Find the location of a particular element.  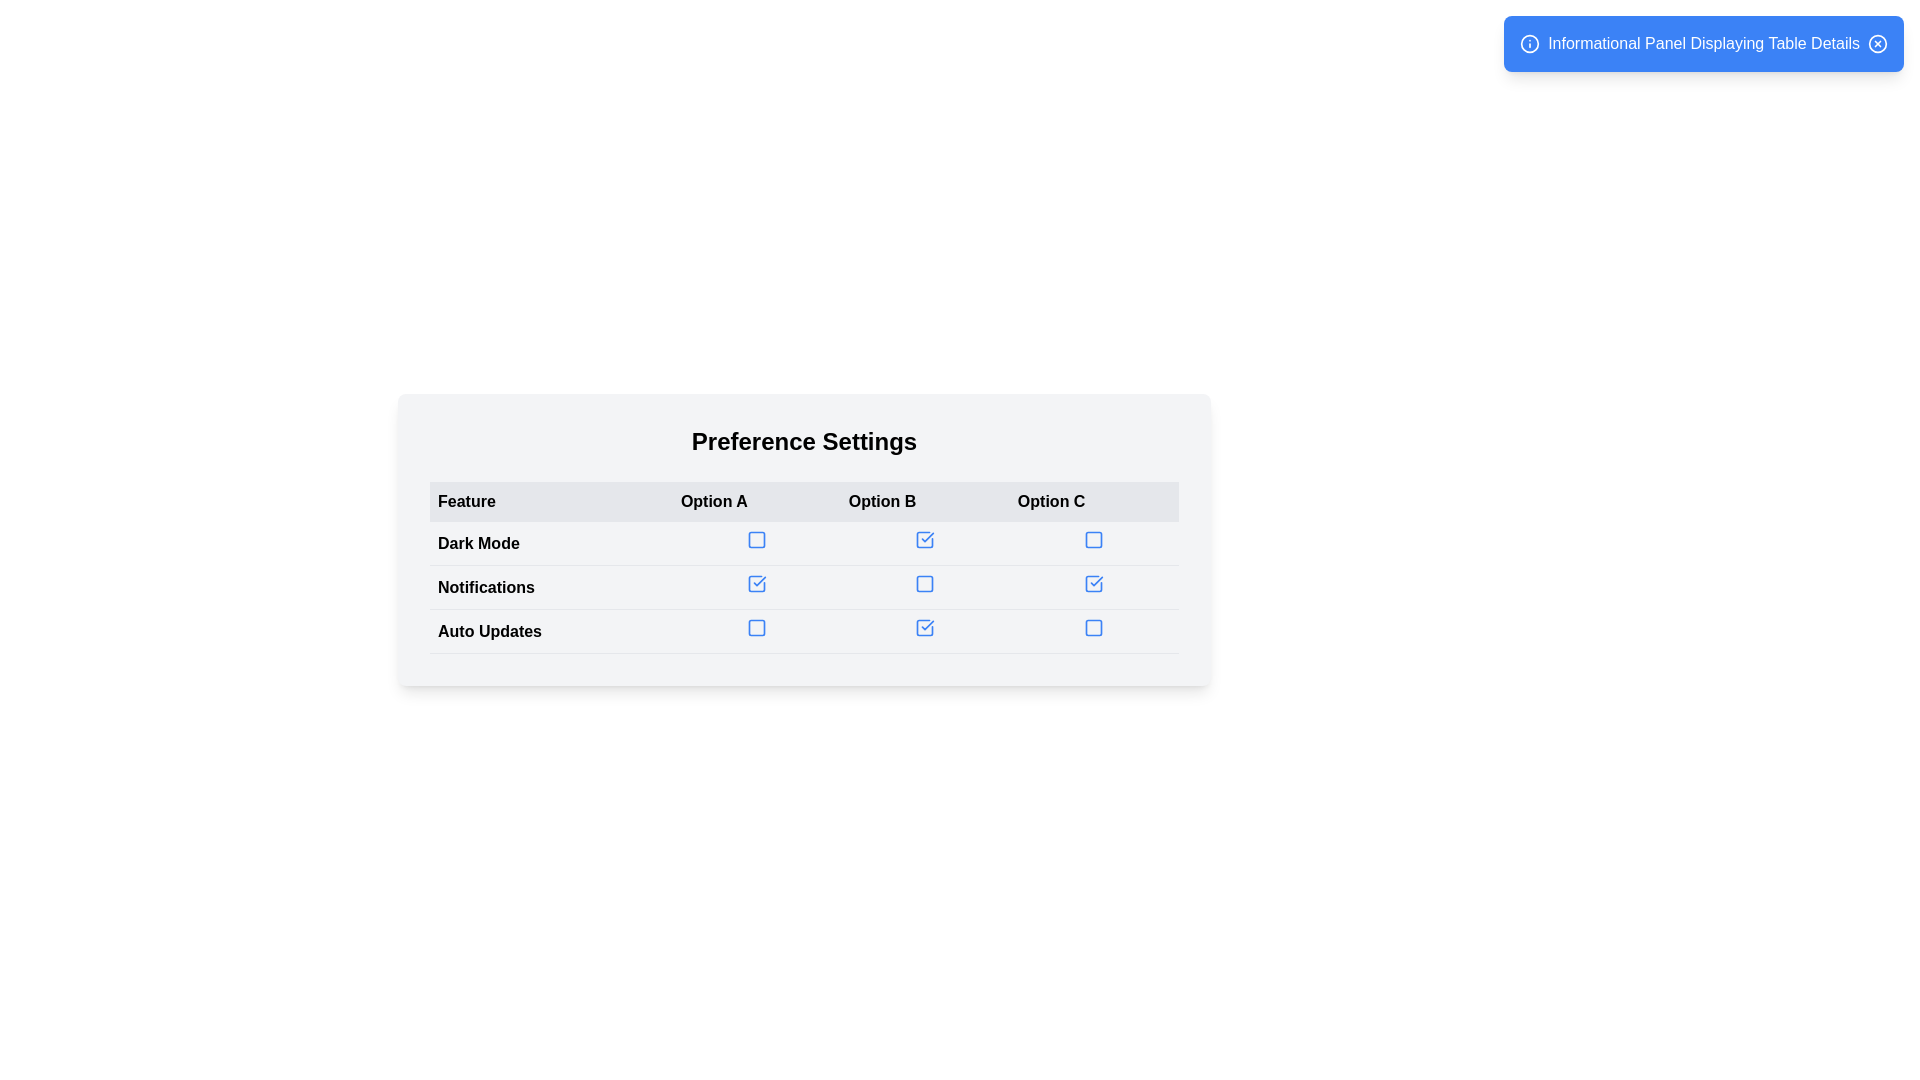

the 'Dark Mode' checkbox input located under 'Option C' is located at coordinates (1093, 543).